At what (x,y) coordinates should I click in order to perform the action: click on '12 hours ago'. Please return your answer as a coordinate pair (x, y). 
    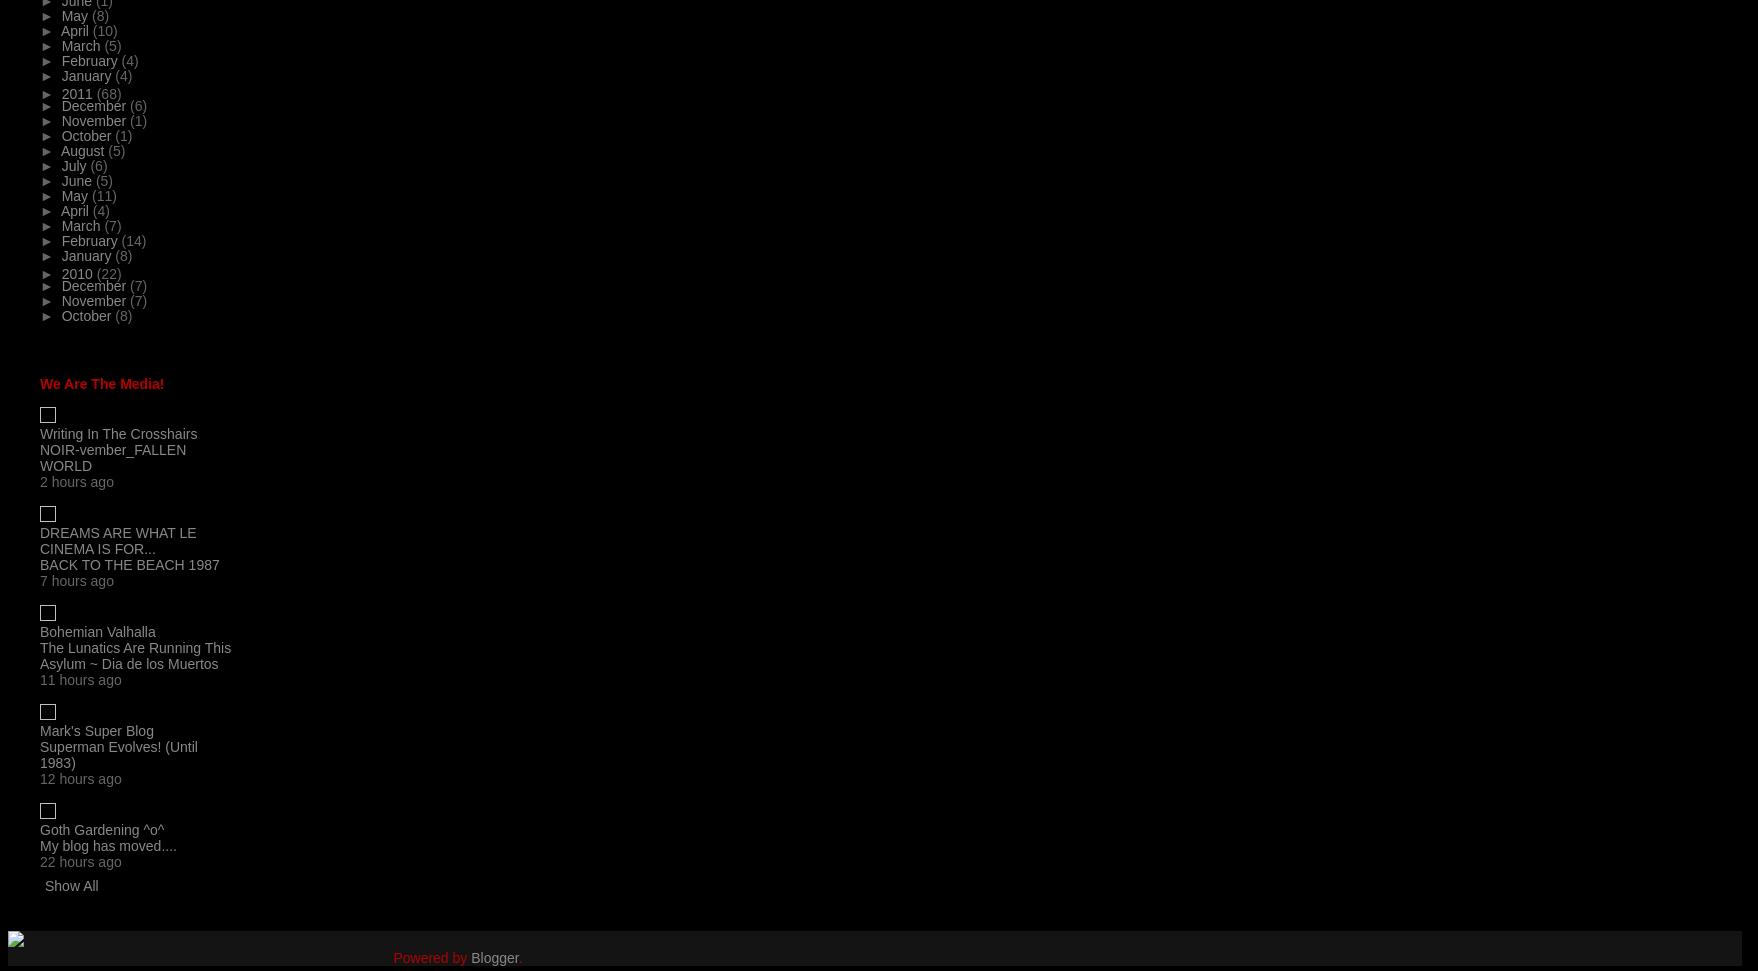
    Looking at the image, I should click on (80, 779).